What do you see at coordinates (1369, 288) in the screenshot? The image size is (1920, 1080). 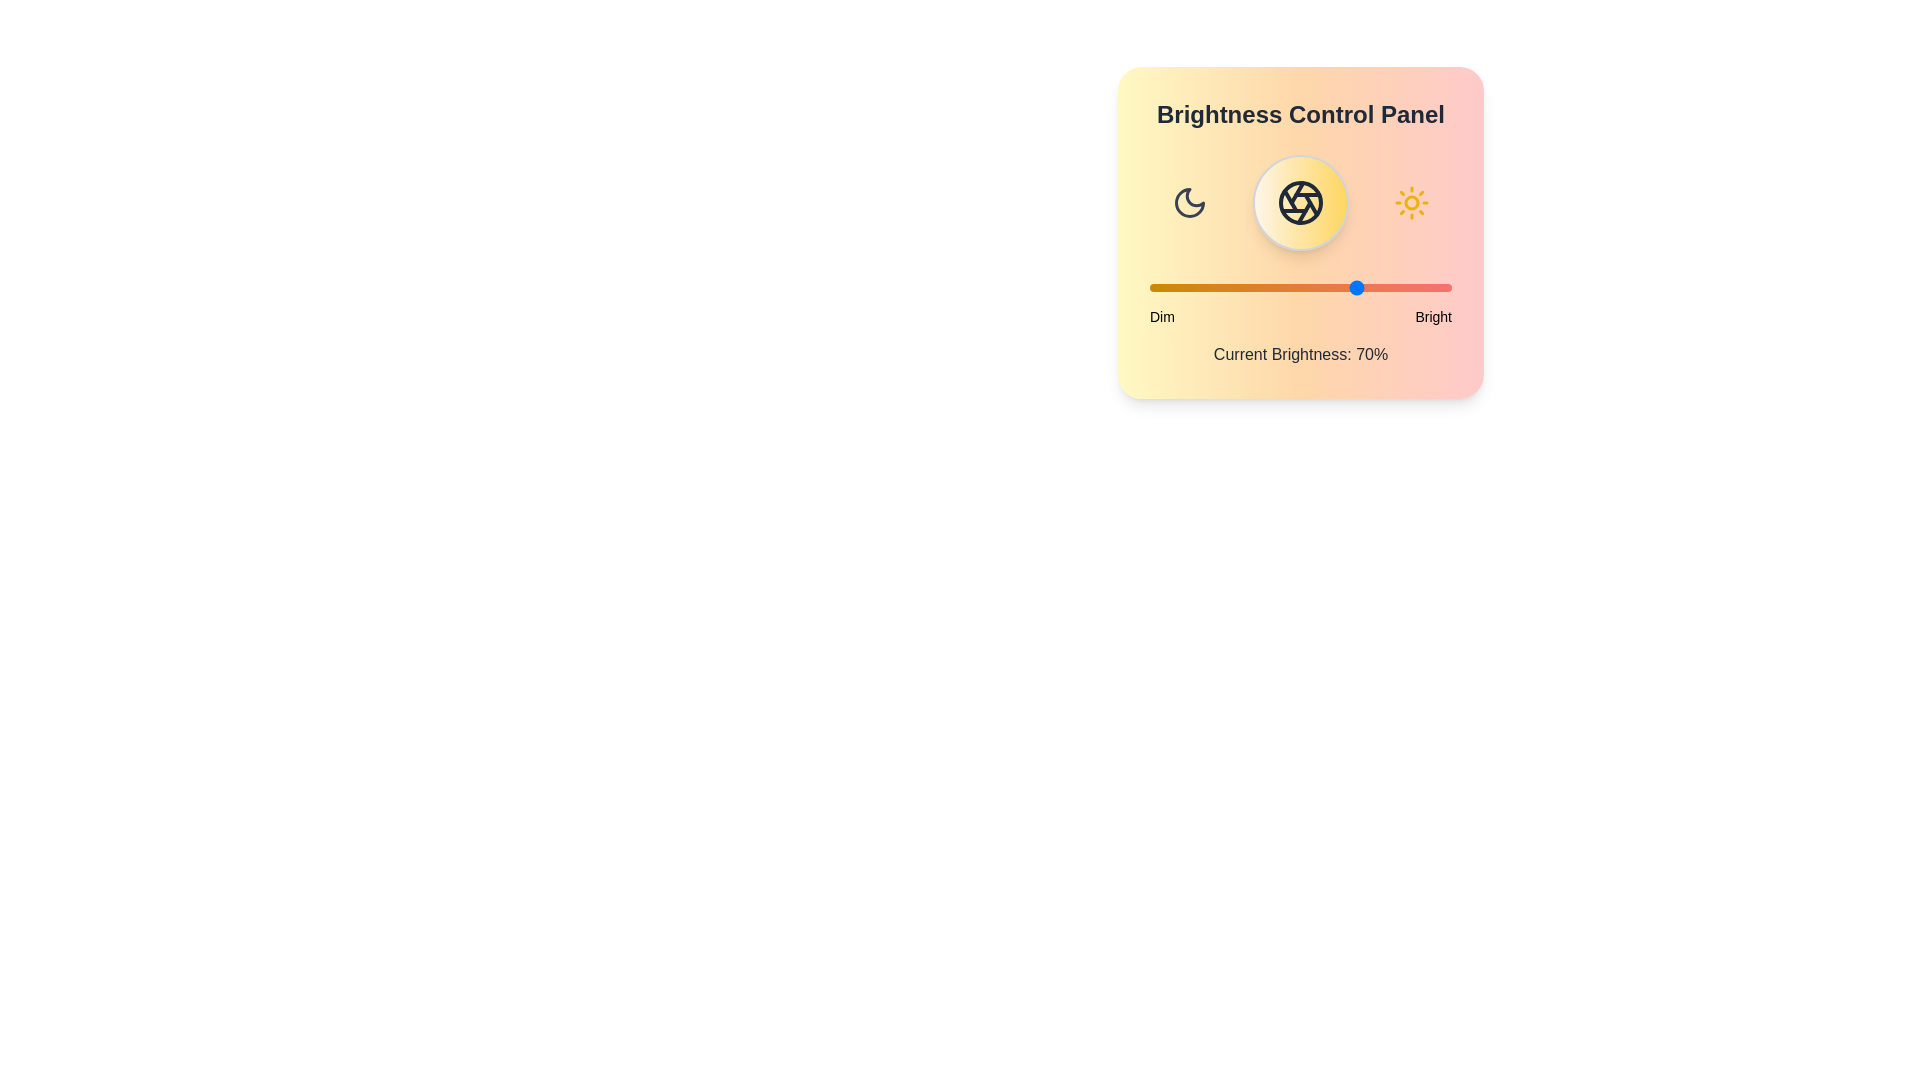 I see `the brightness slider to 73%` at bounding box center [1369, 288].